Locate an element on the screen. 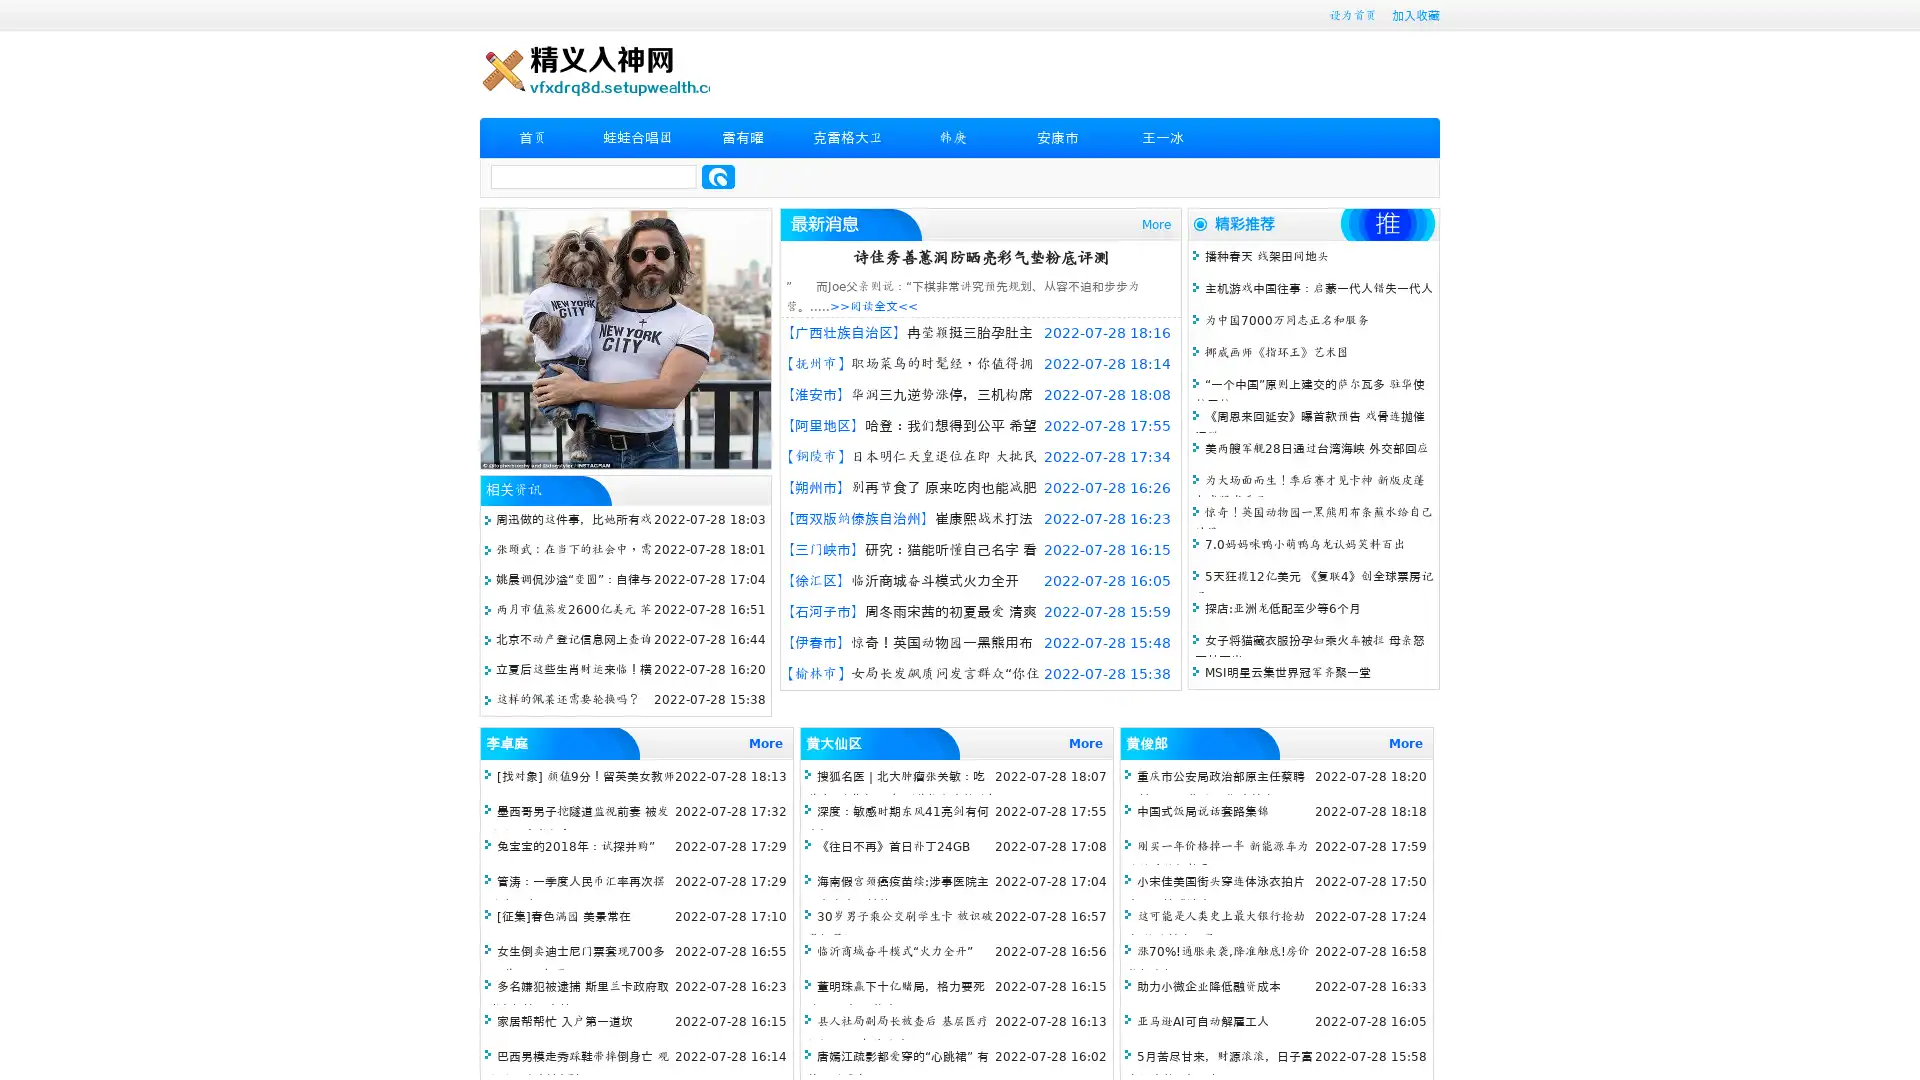  Search is located at coordinates (718, 176).